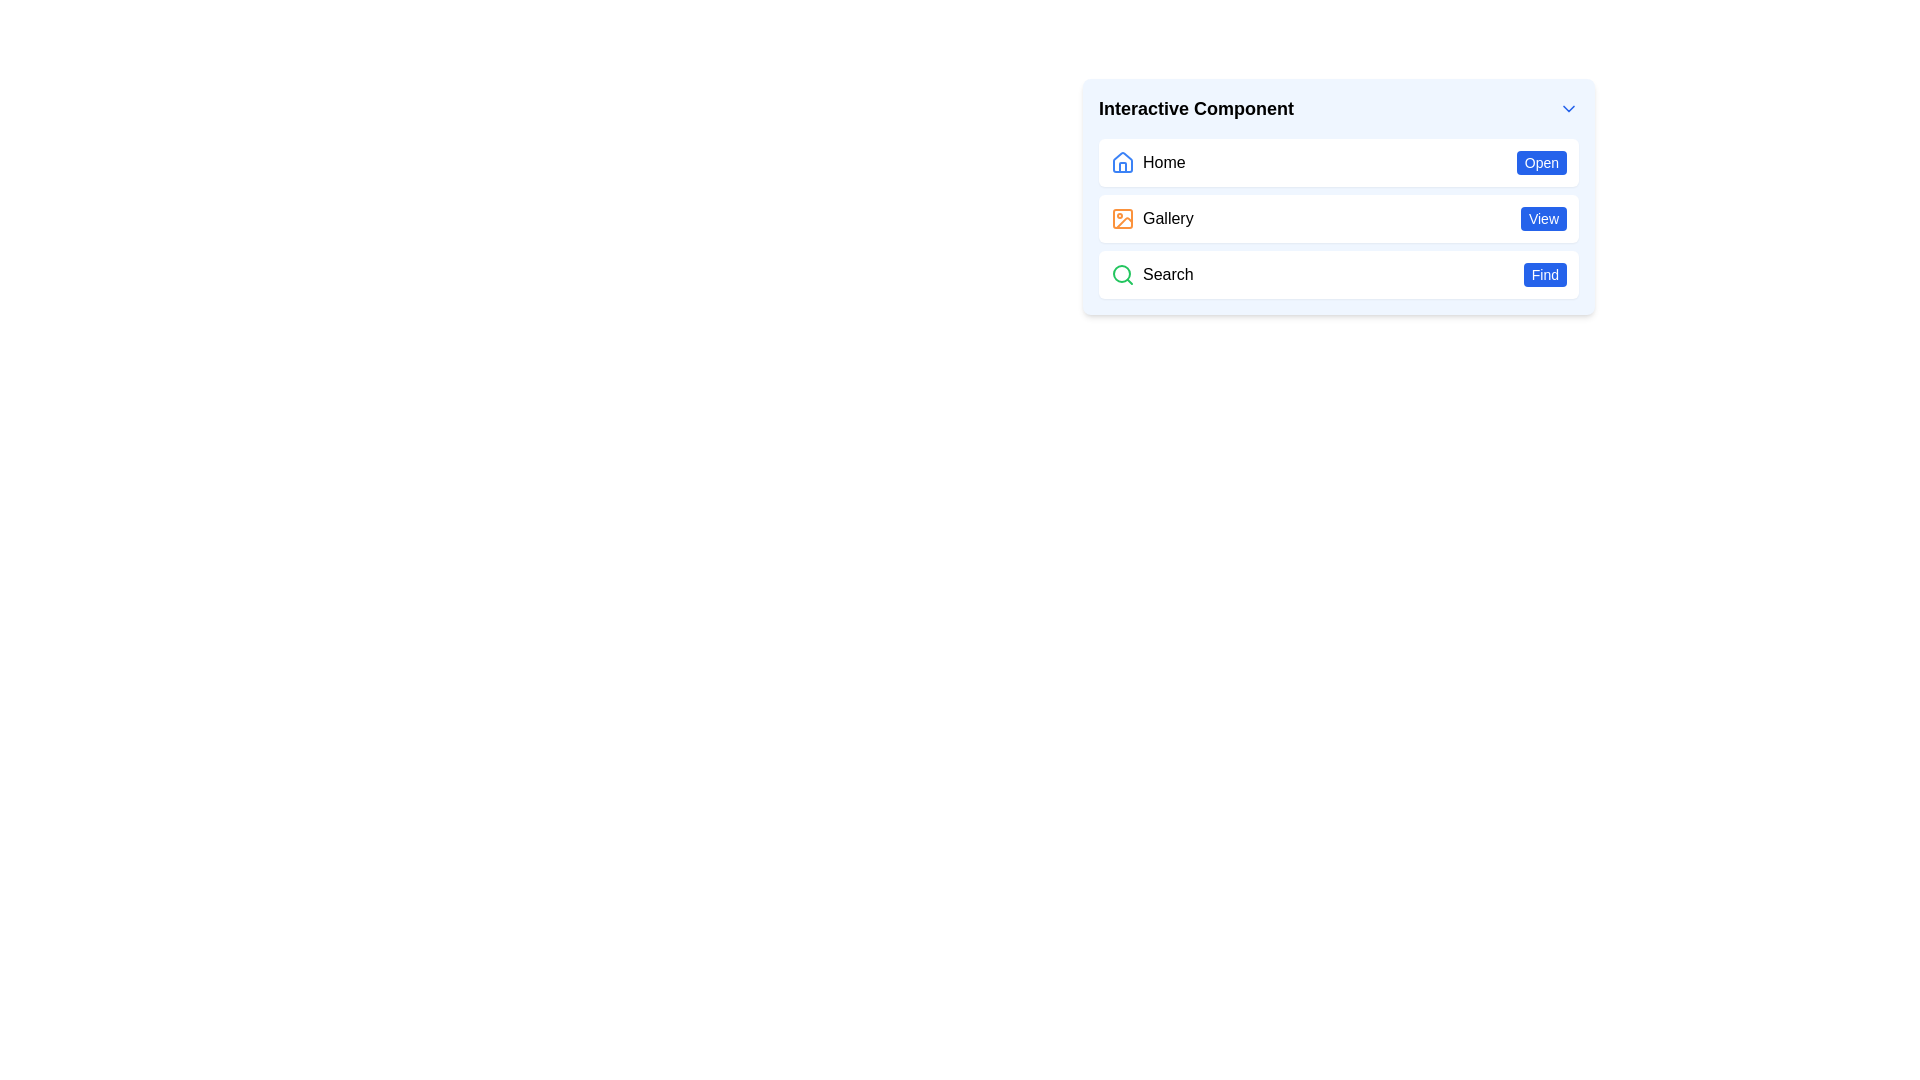 The height and width of the screenshot is (1080, 1920). Describe the element at coordinates (1542, 219) in the screenshot. I see `the rightmost button in the second item of the vertically aligned list to observe the styling change for the 'Gallery' section` at that location.